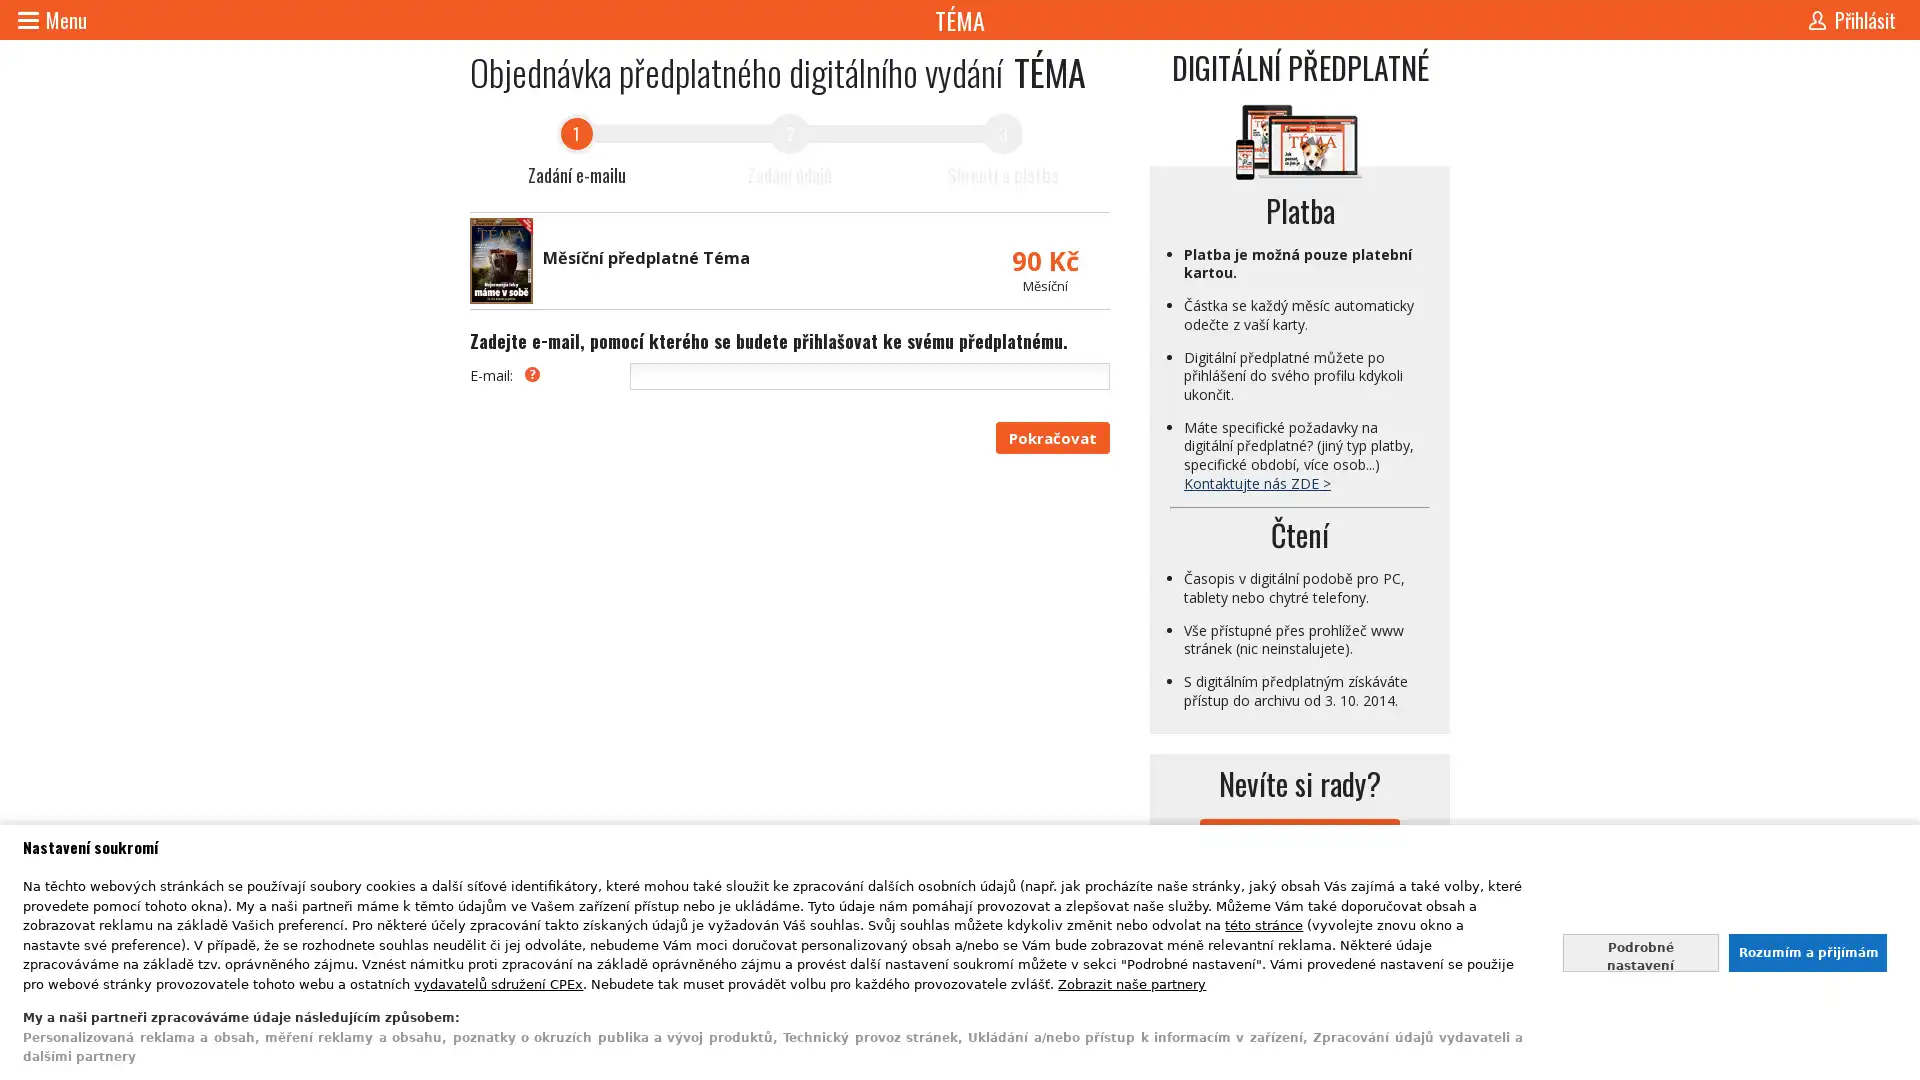 The height and width of the screenshot is (1080, 1920). I want to click on Nastavte sve souhlasy, so click(1640, 951).